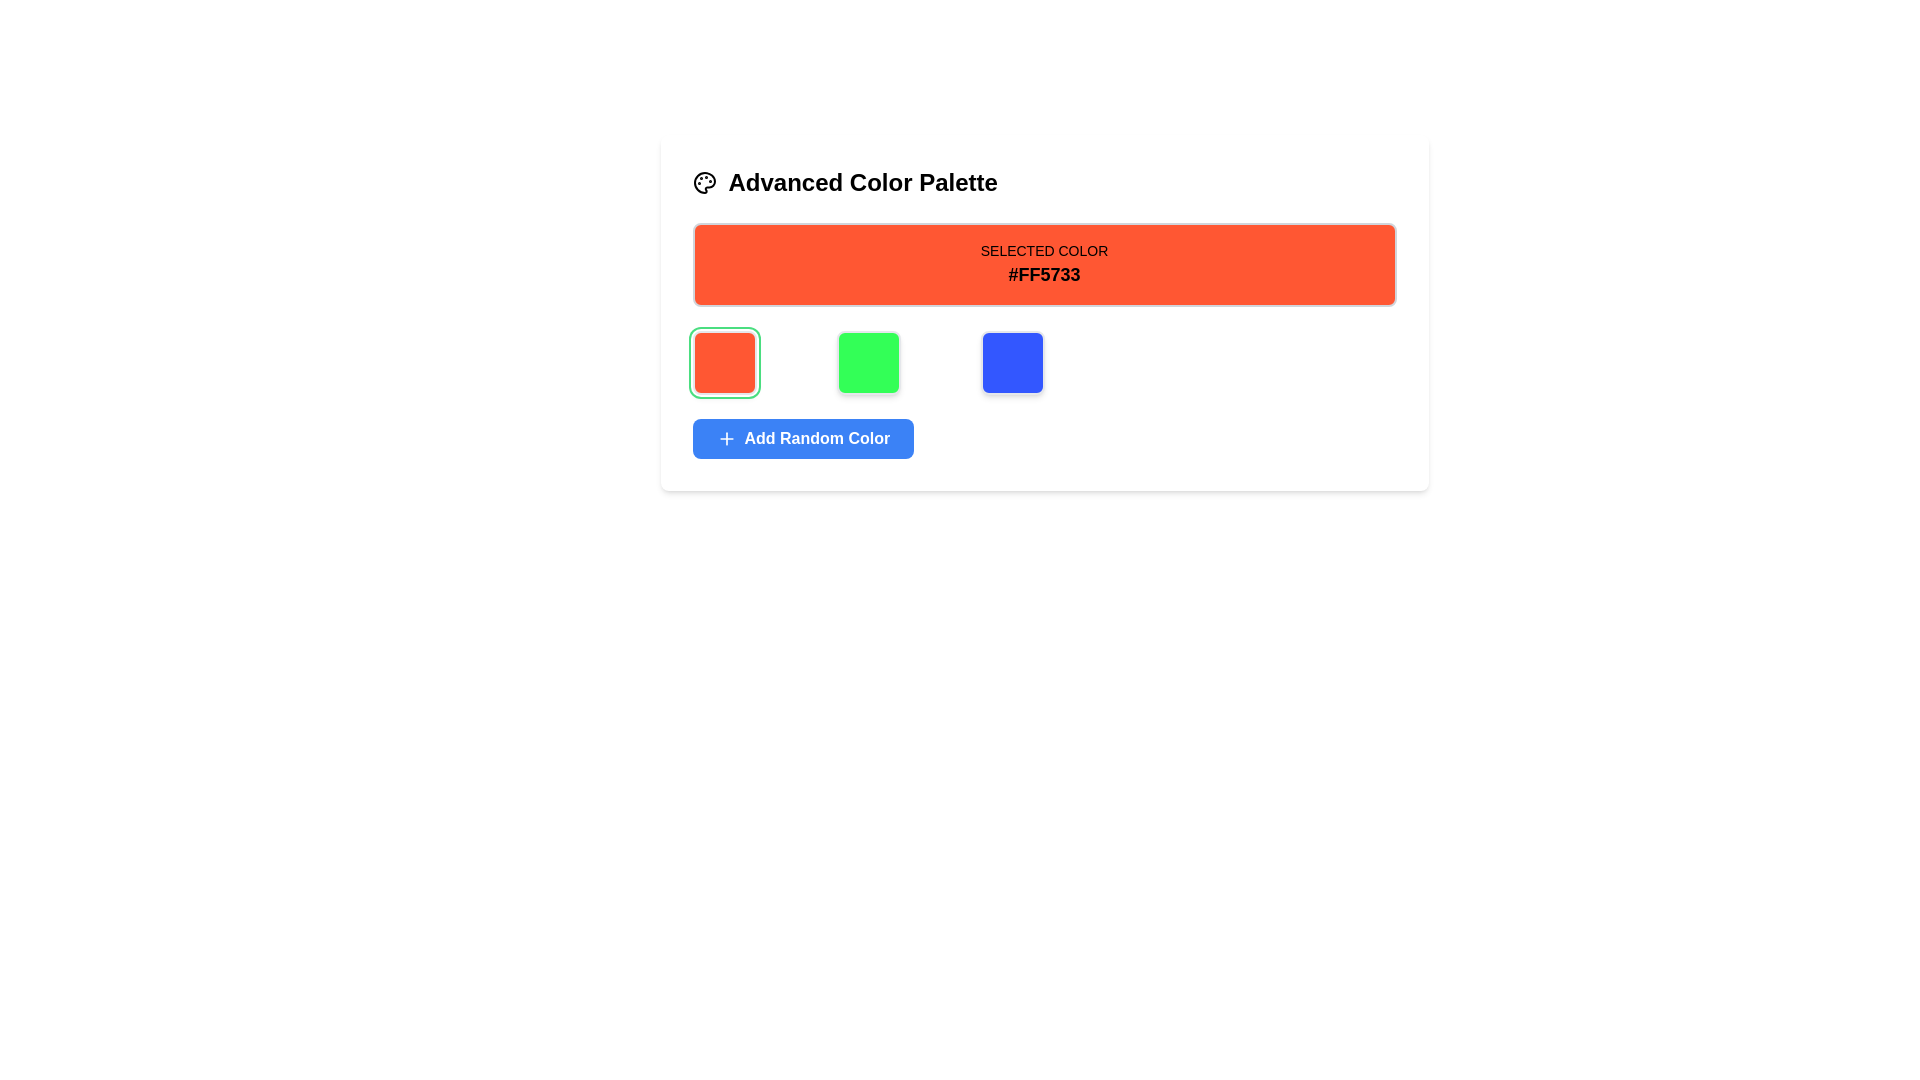 The image size is (1920, 1080). What do you see at coordinates (803, 438) in the screenshot?
I see `the rectangular button with a blue background, labeled 'Add Random Color' with a '+' icon on the left` at bounding box center [803, 438].